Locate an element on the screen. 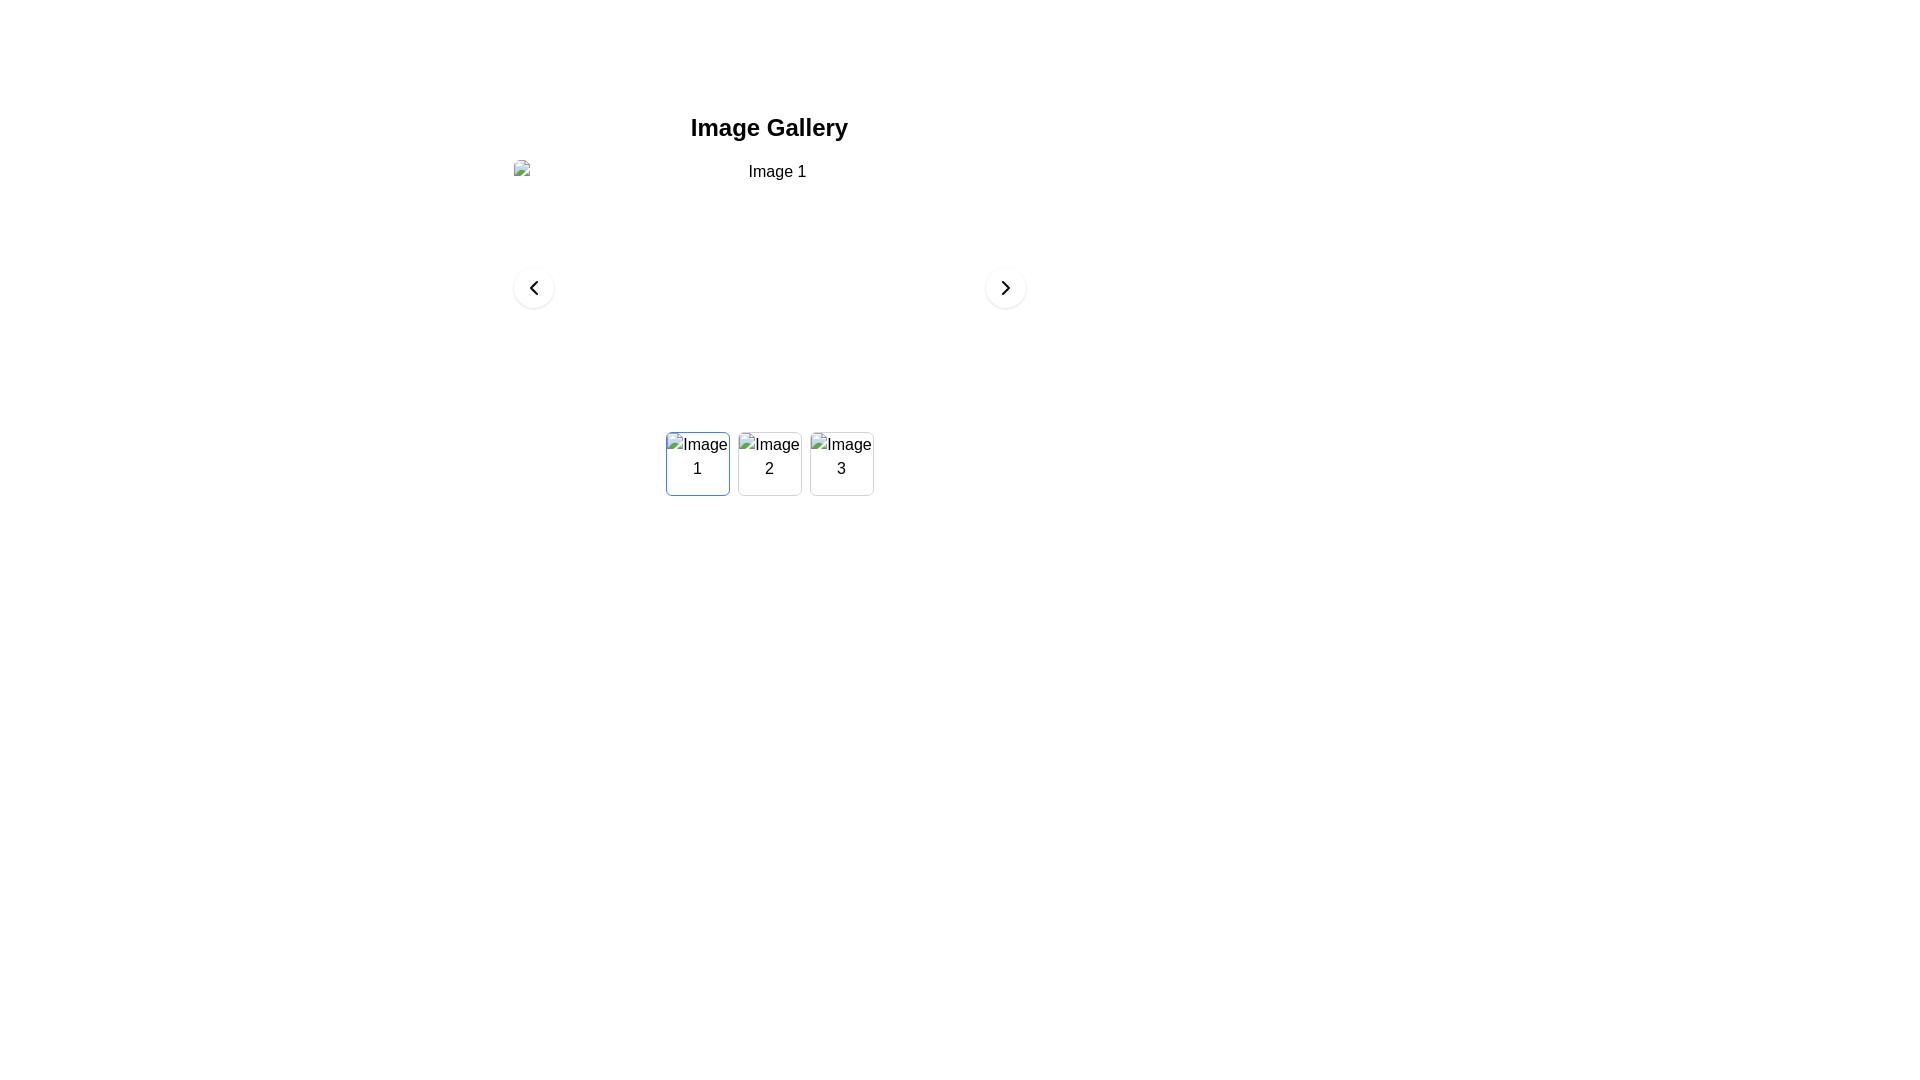 This screenshot has height=1080, width=1920. the image thumbnail located in the selection grid is located at coordinates (841, 463).